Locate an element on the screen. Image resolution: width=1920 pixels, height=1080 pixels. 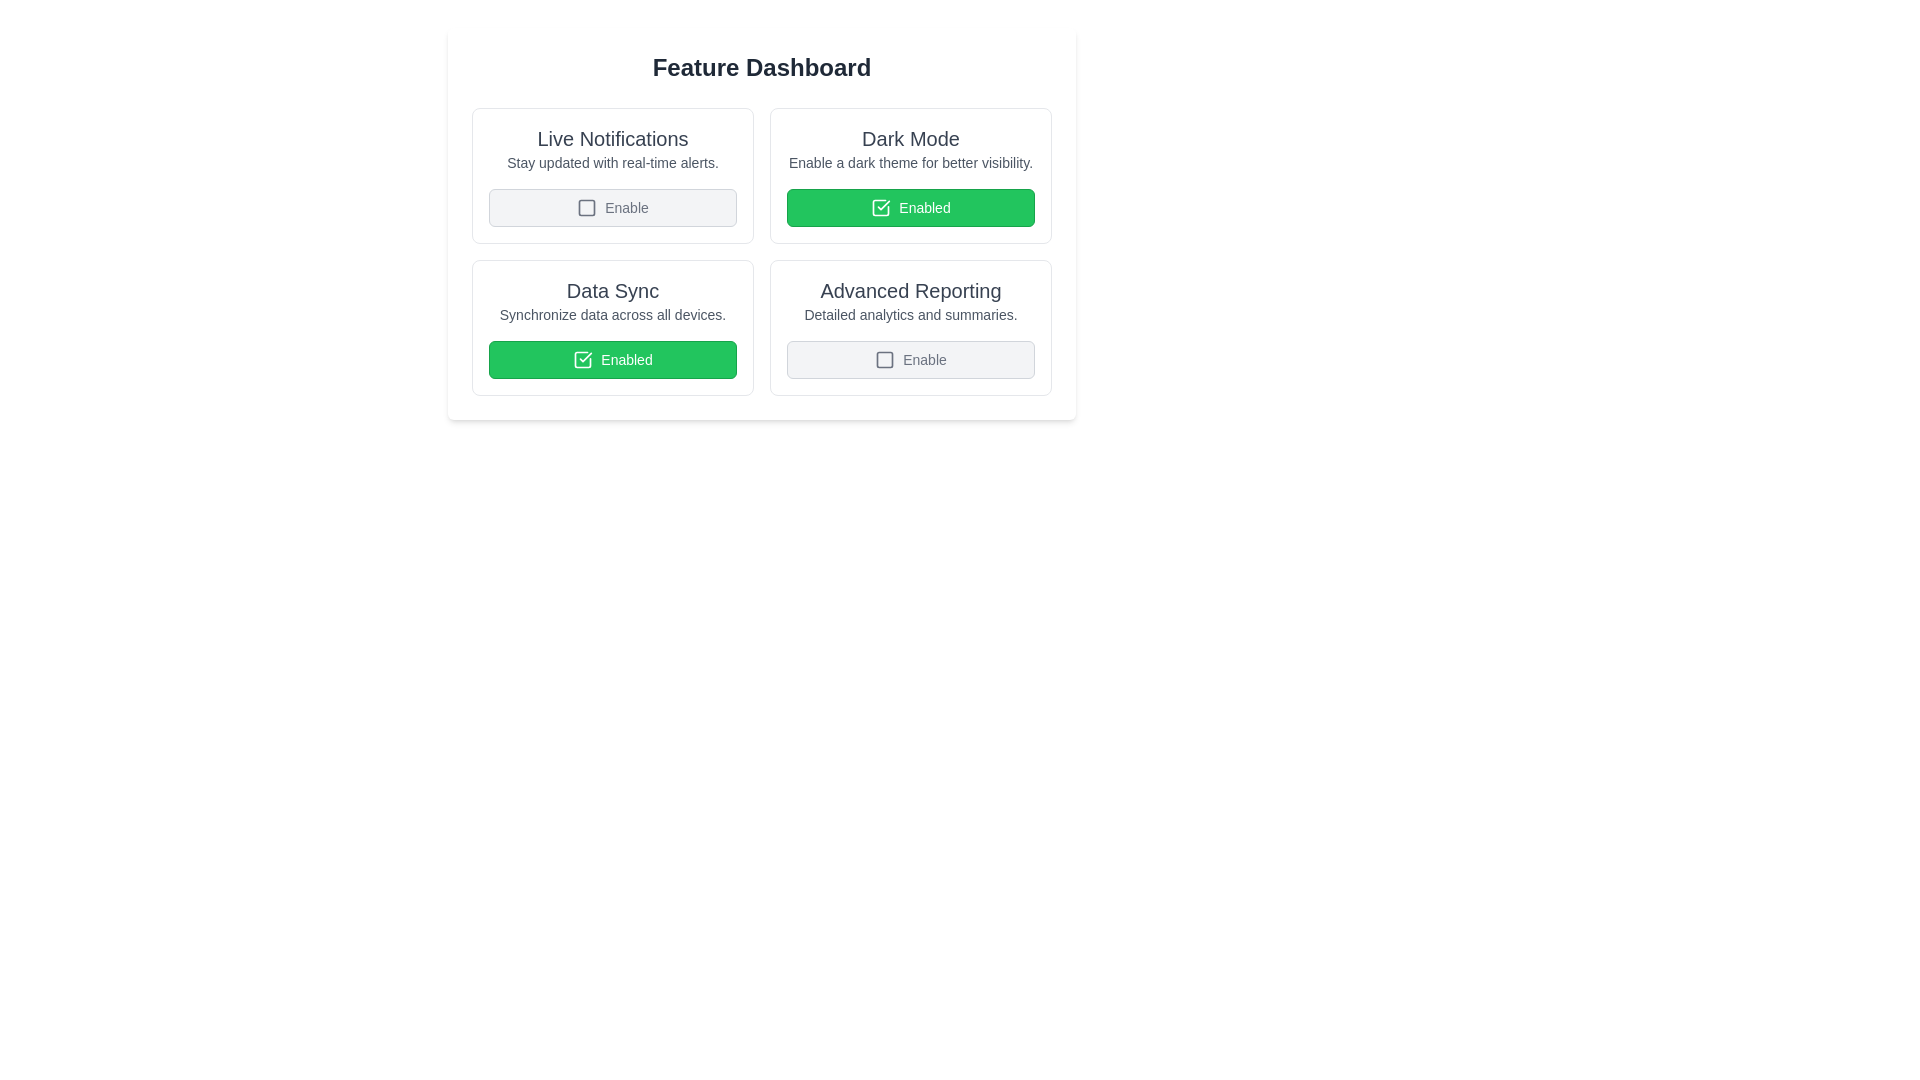
the information display text block that describes the 'Dark Mode' feature, located above the 'Enabled' button in the second column of the first row within a grid layout is located at coordinates (910, 148).